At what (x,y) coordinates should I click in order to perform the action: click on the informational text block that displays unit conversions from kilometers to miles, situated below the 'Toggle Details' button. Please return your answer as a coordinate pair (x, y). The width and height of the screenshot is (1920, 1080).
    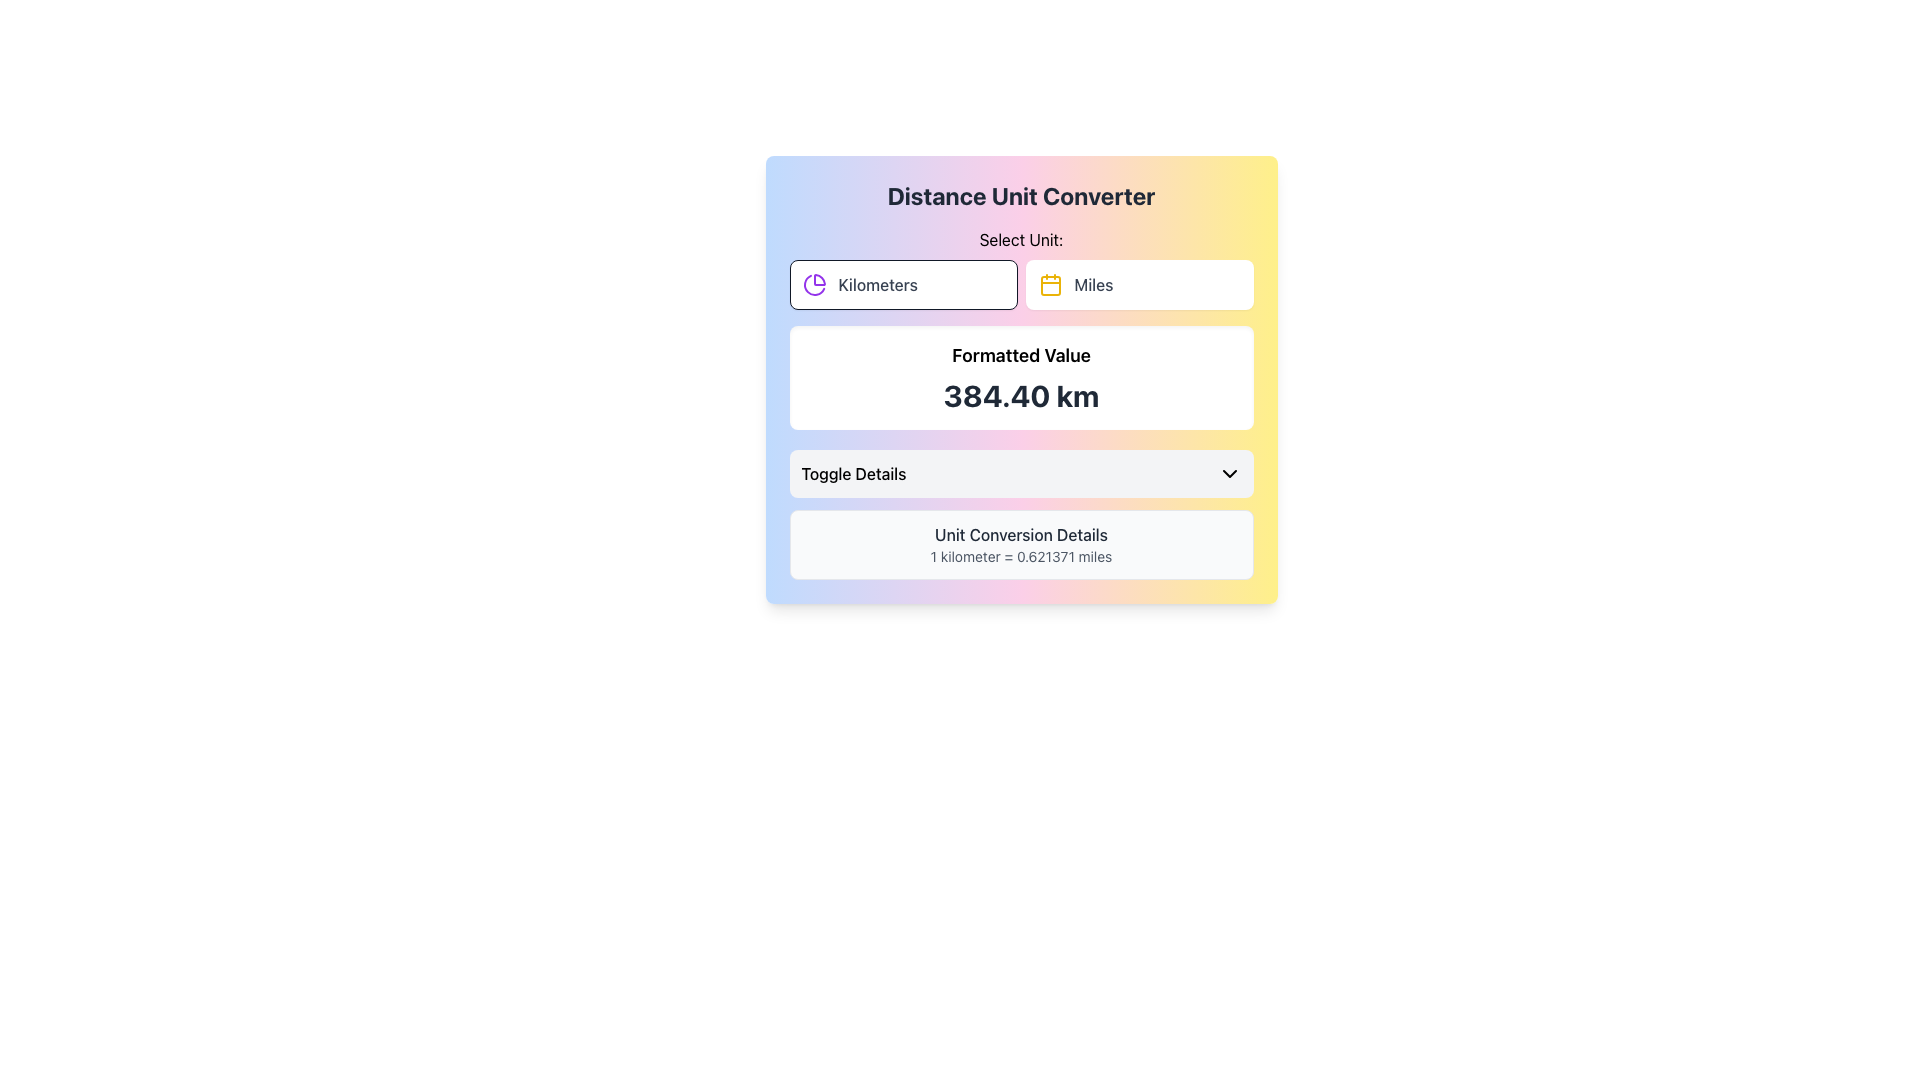
    Looking at the image, I should click on (1021, 544).